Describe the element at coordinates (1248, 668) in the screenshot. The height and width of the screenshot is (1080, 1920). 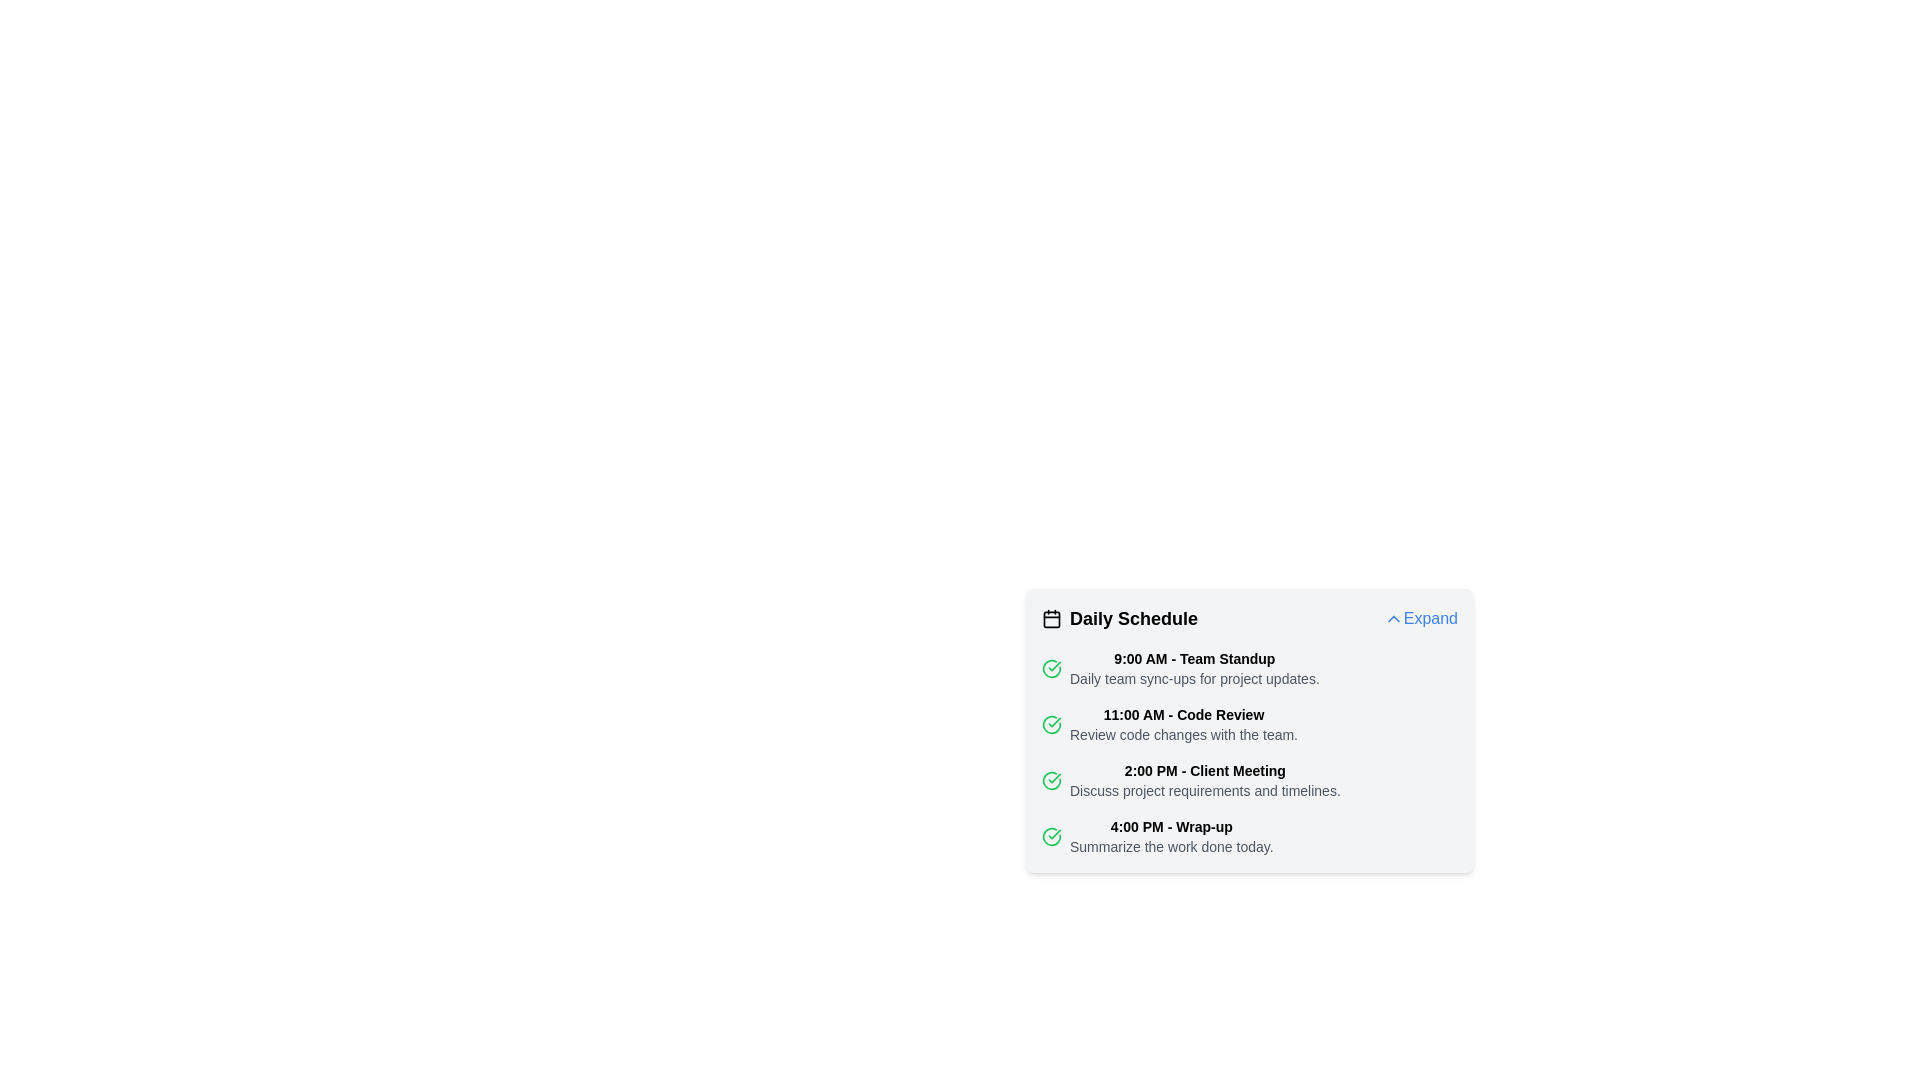
I see `the first list item representing the scheduled event '9:00 AM - Team Standup'` at that location.